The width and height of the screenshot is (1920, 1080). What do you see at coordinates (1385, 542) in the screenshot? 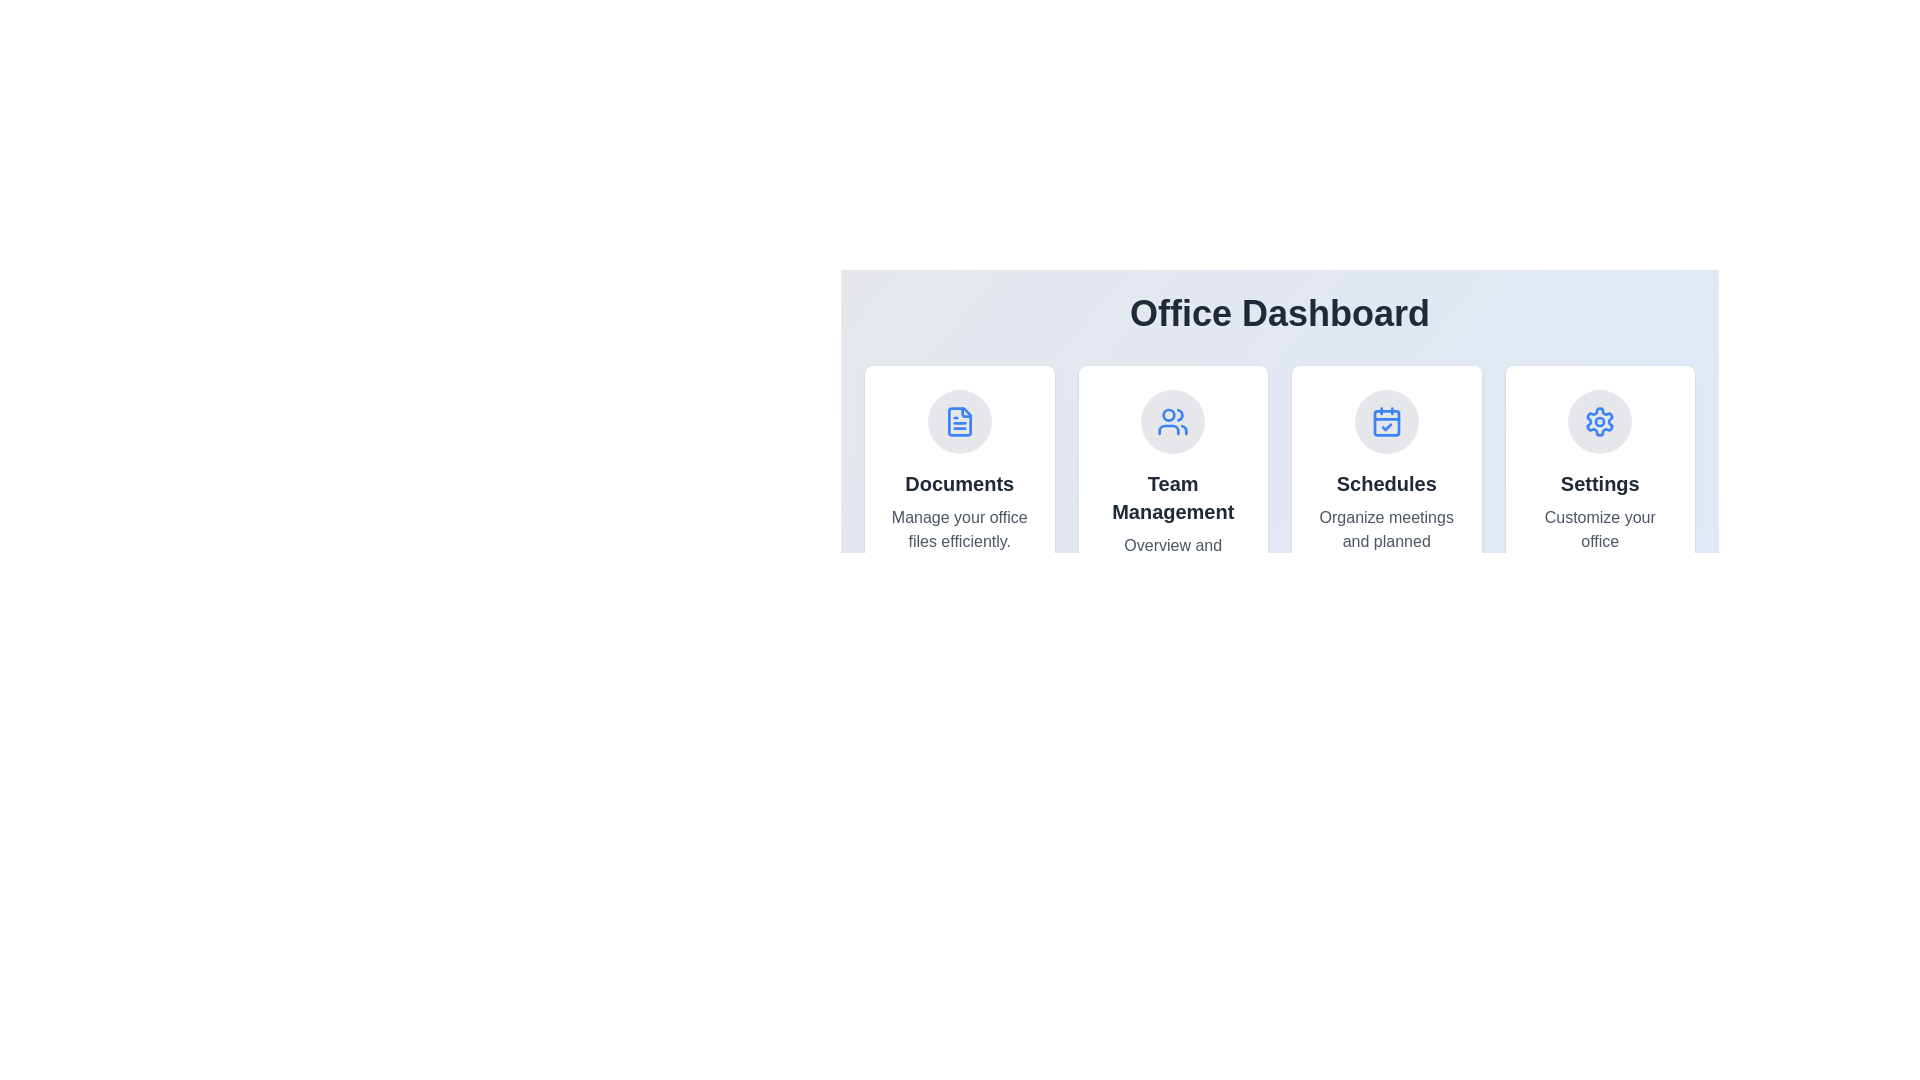
I see `the text label displaying 'Organize meetings and planned events.' located in the 'Schedules' card, which is the third card from the left in the grid layout` at bounding box center [1385, 542].